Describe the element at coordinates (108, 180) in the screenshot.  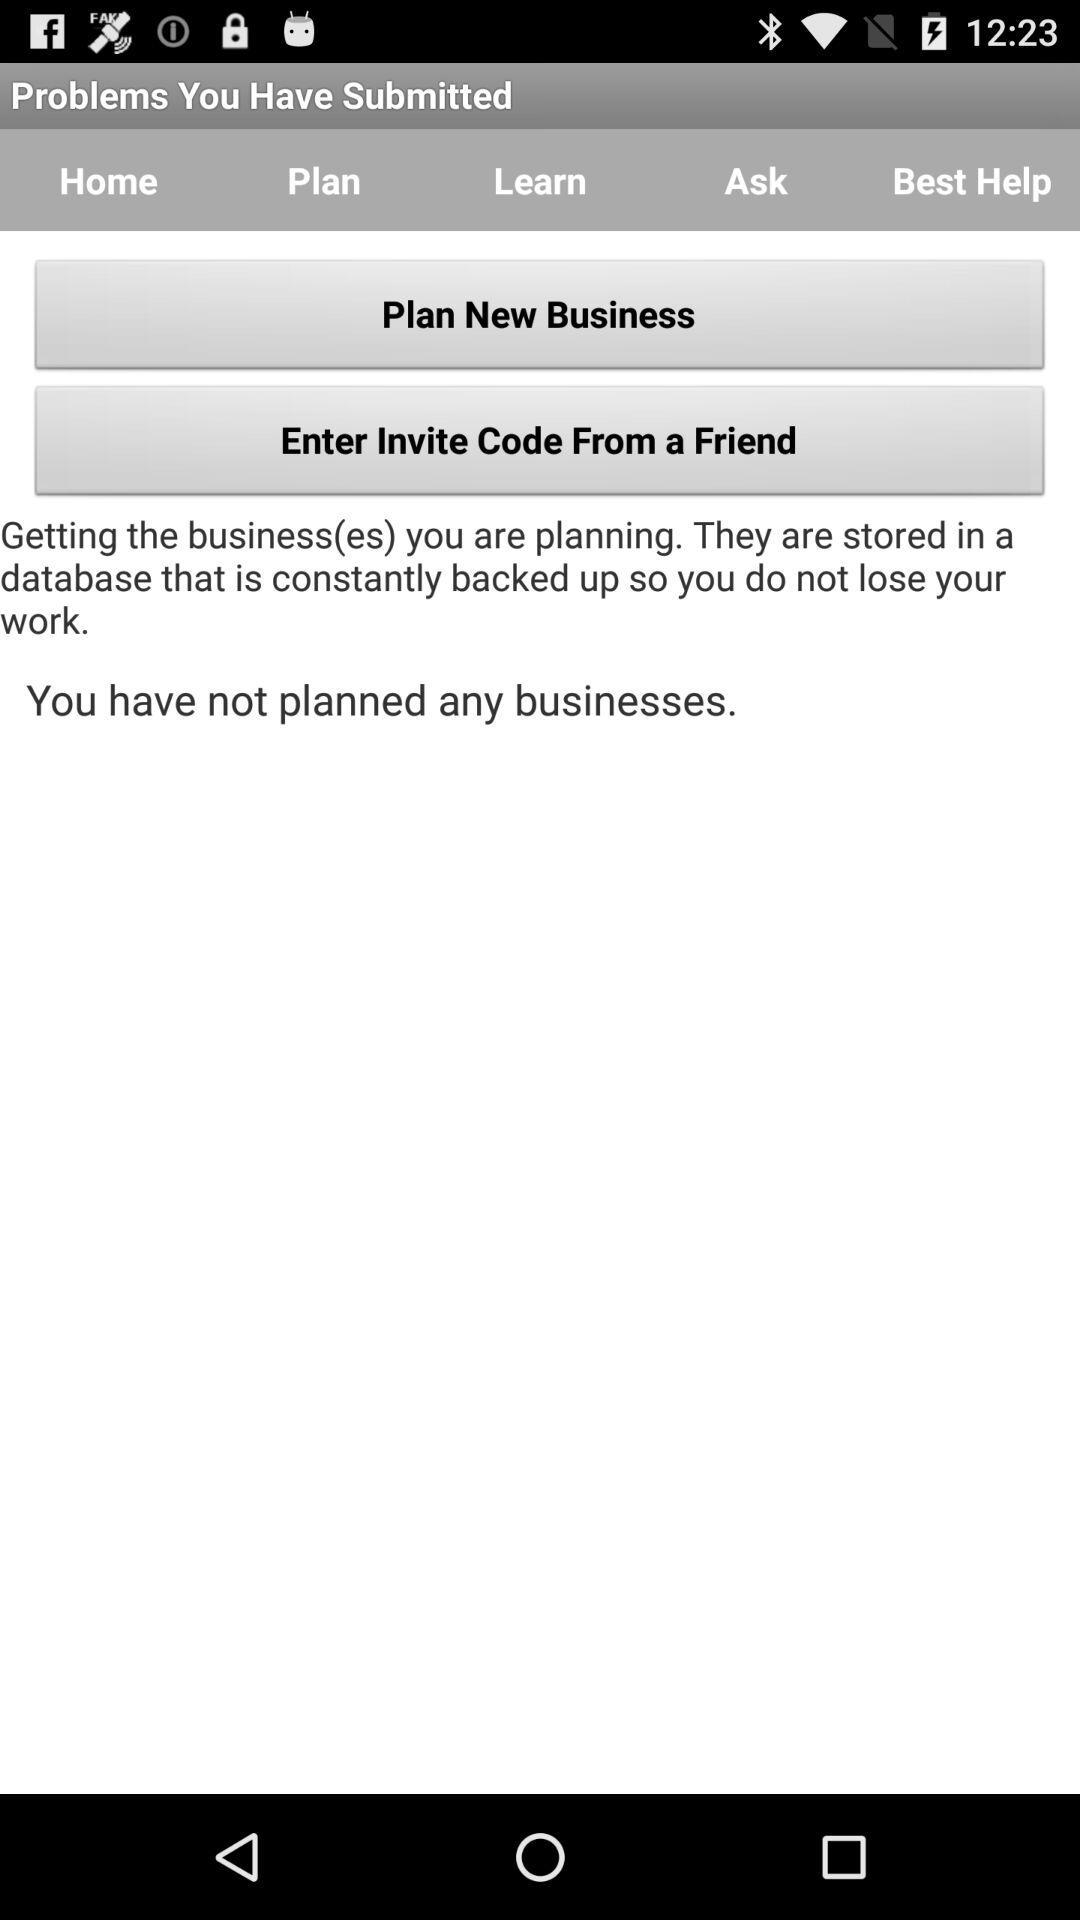
I see `the icon to the left of plan item` at that location.